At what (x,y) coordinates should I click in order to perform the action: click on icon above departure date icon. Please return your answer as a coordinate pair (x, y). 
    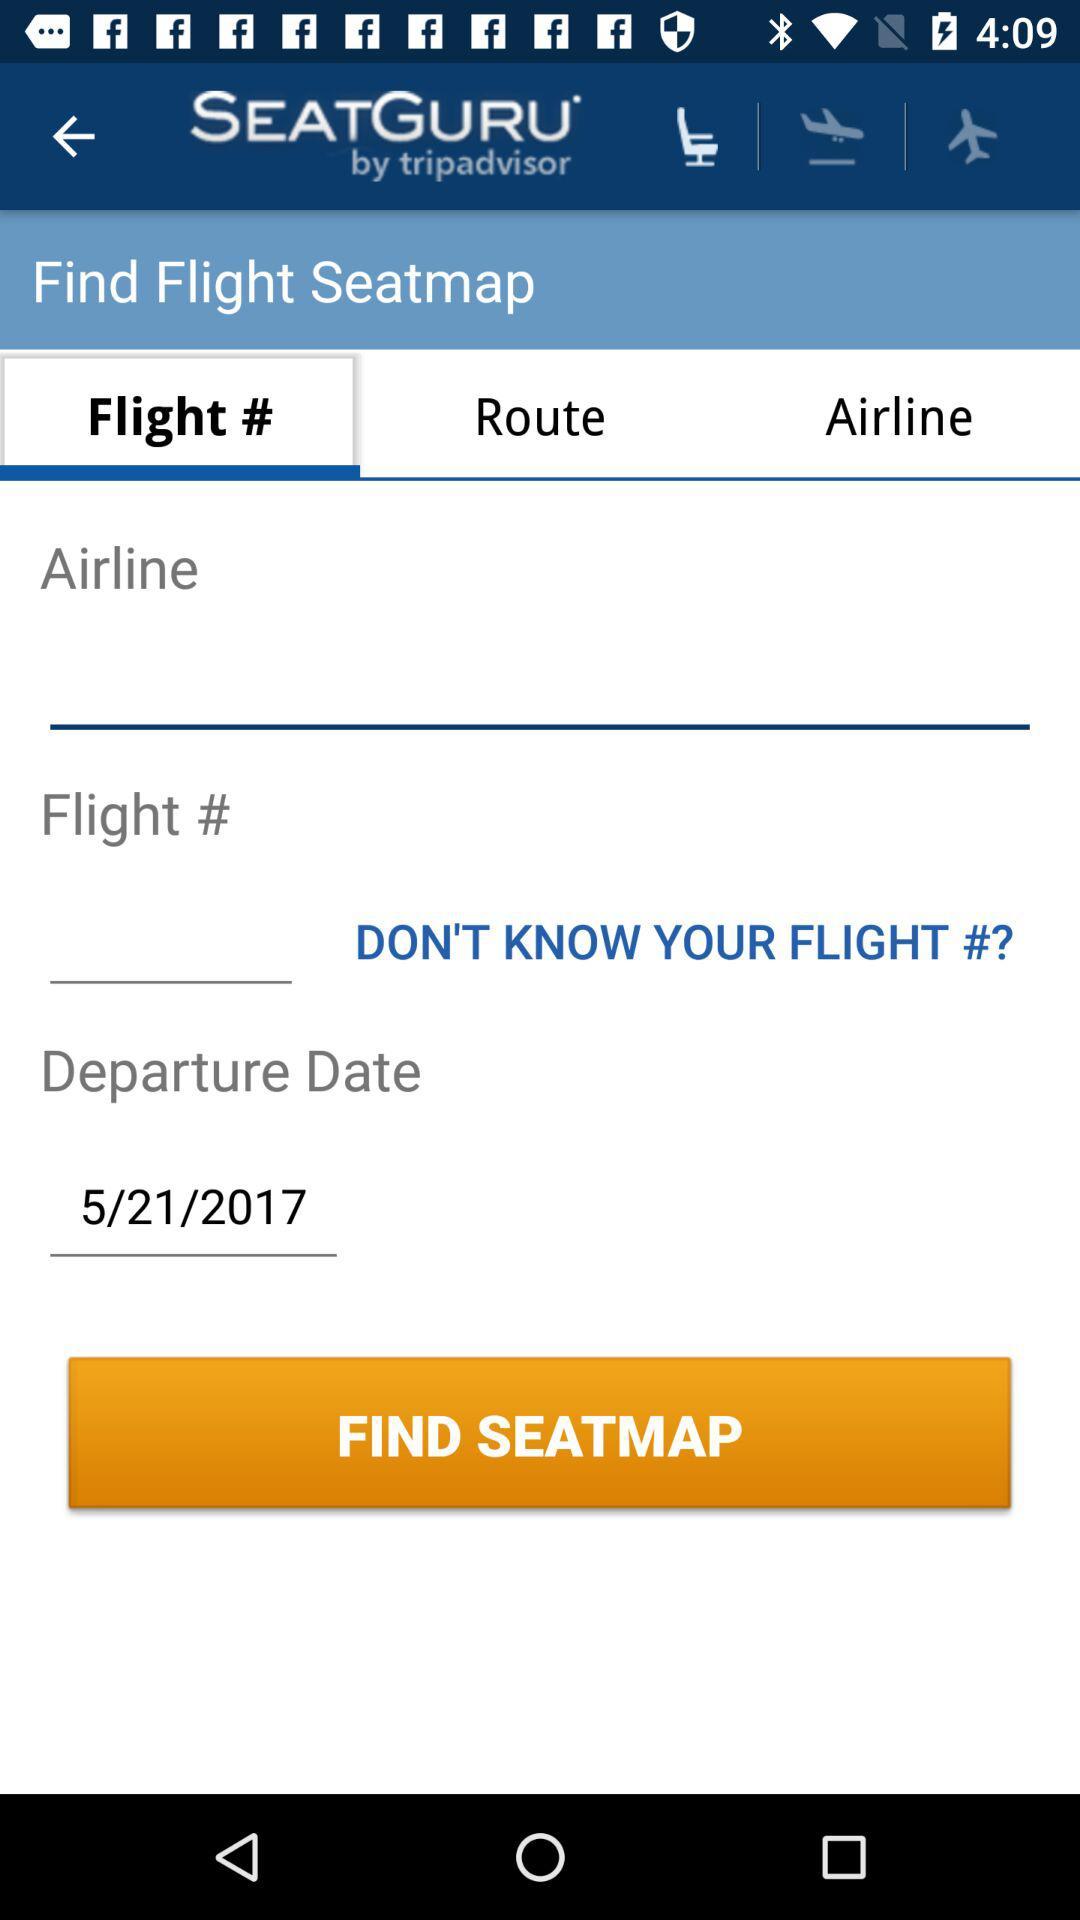
    Looking at the image, I should click on (683, 939).